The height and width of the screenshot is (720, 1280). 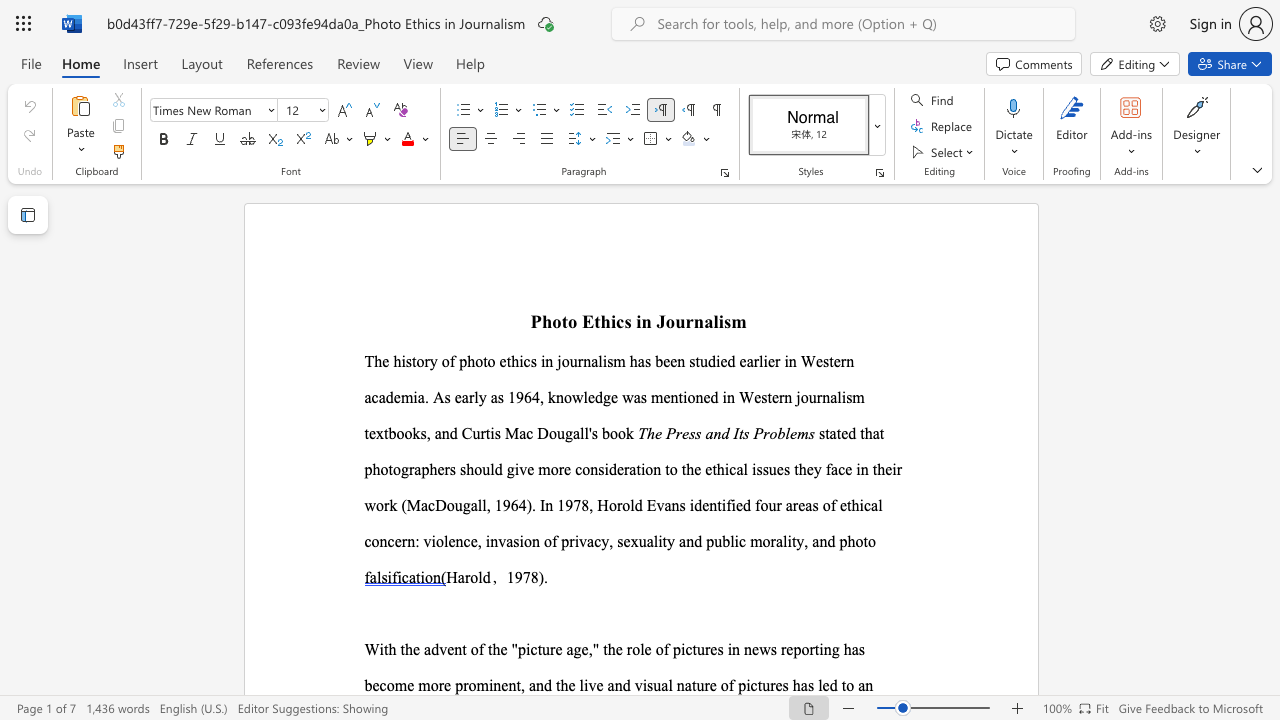 What do you see at coordinates (480, 504) in the screenshot?
I see `the 1th character "l" in the text` at bounding box center [480, 504].